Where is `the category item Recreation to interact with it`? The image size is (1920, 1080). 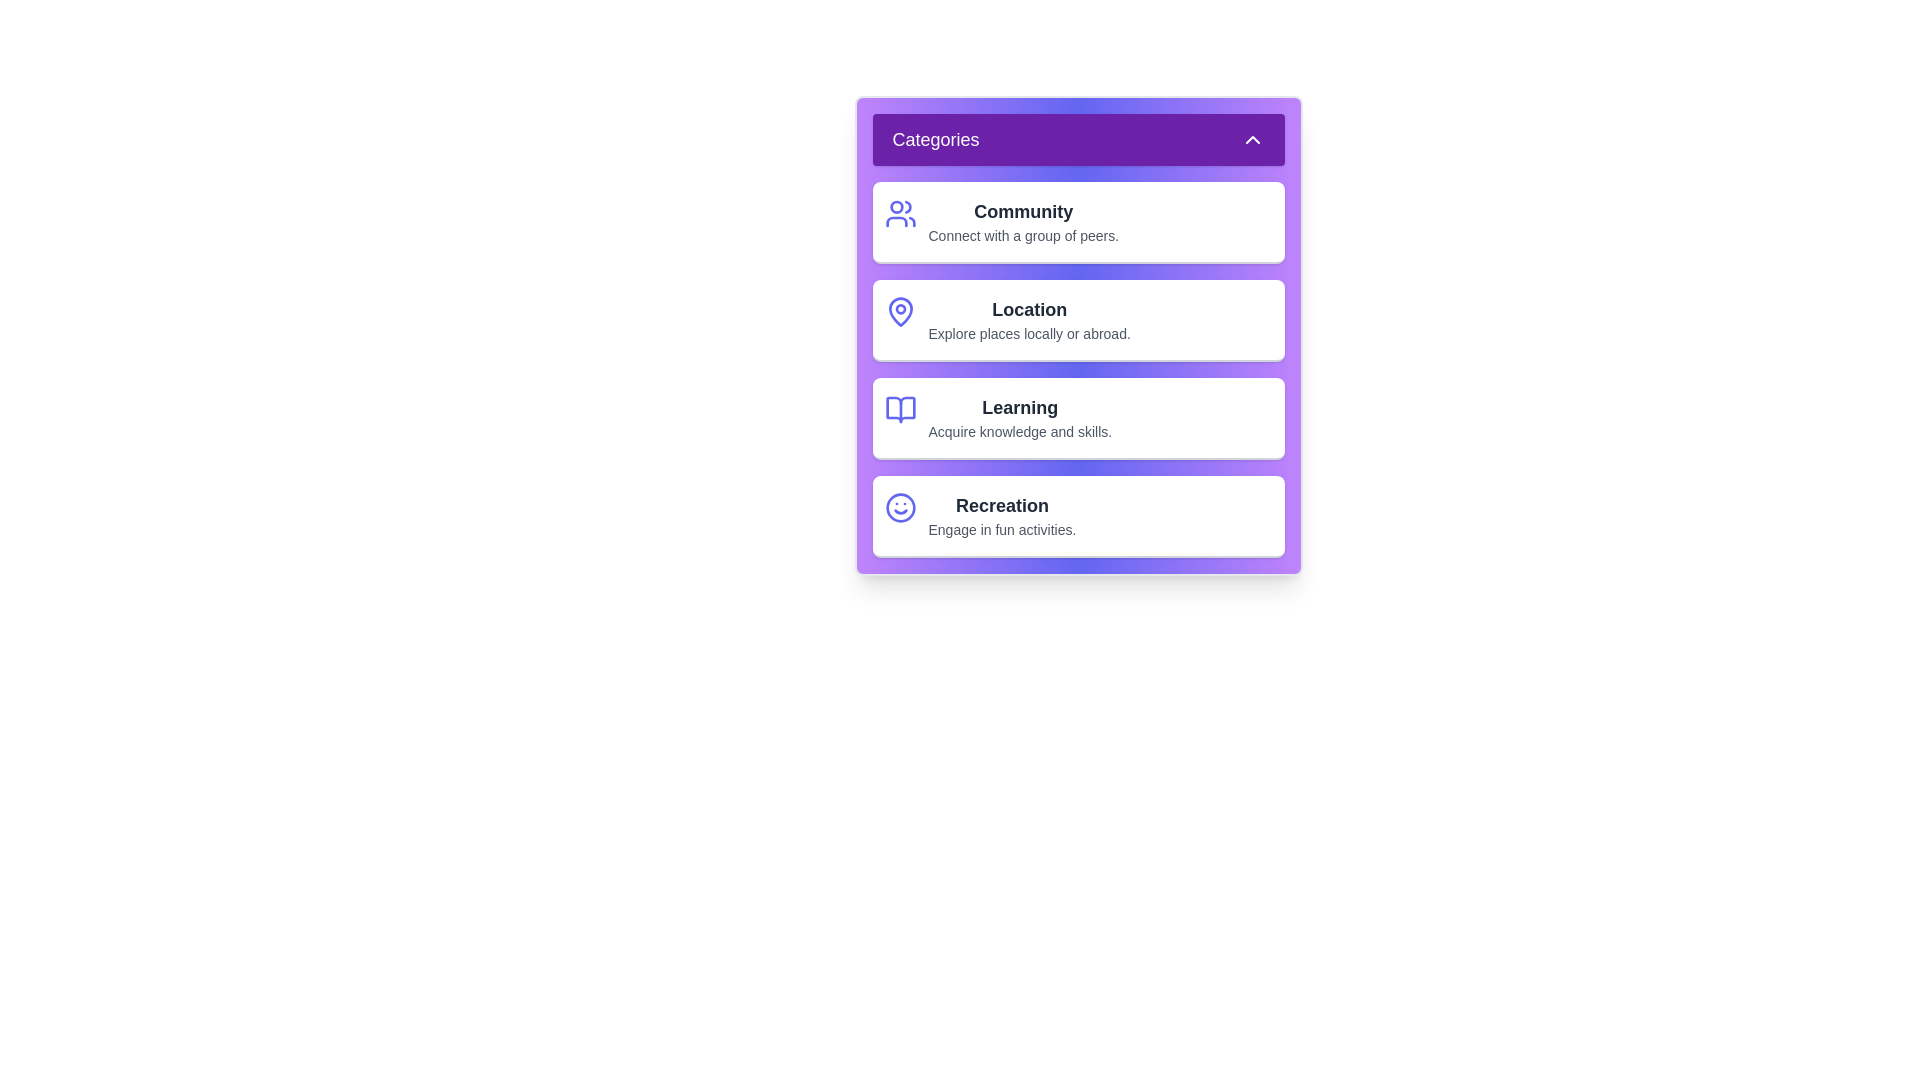 the category item Recreation to interact with it is located at coordinates (1077, 515).